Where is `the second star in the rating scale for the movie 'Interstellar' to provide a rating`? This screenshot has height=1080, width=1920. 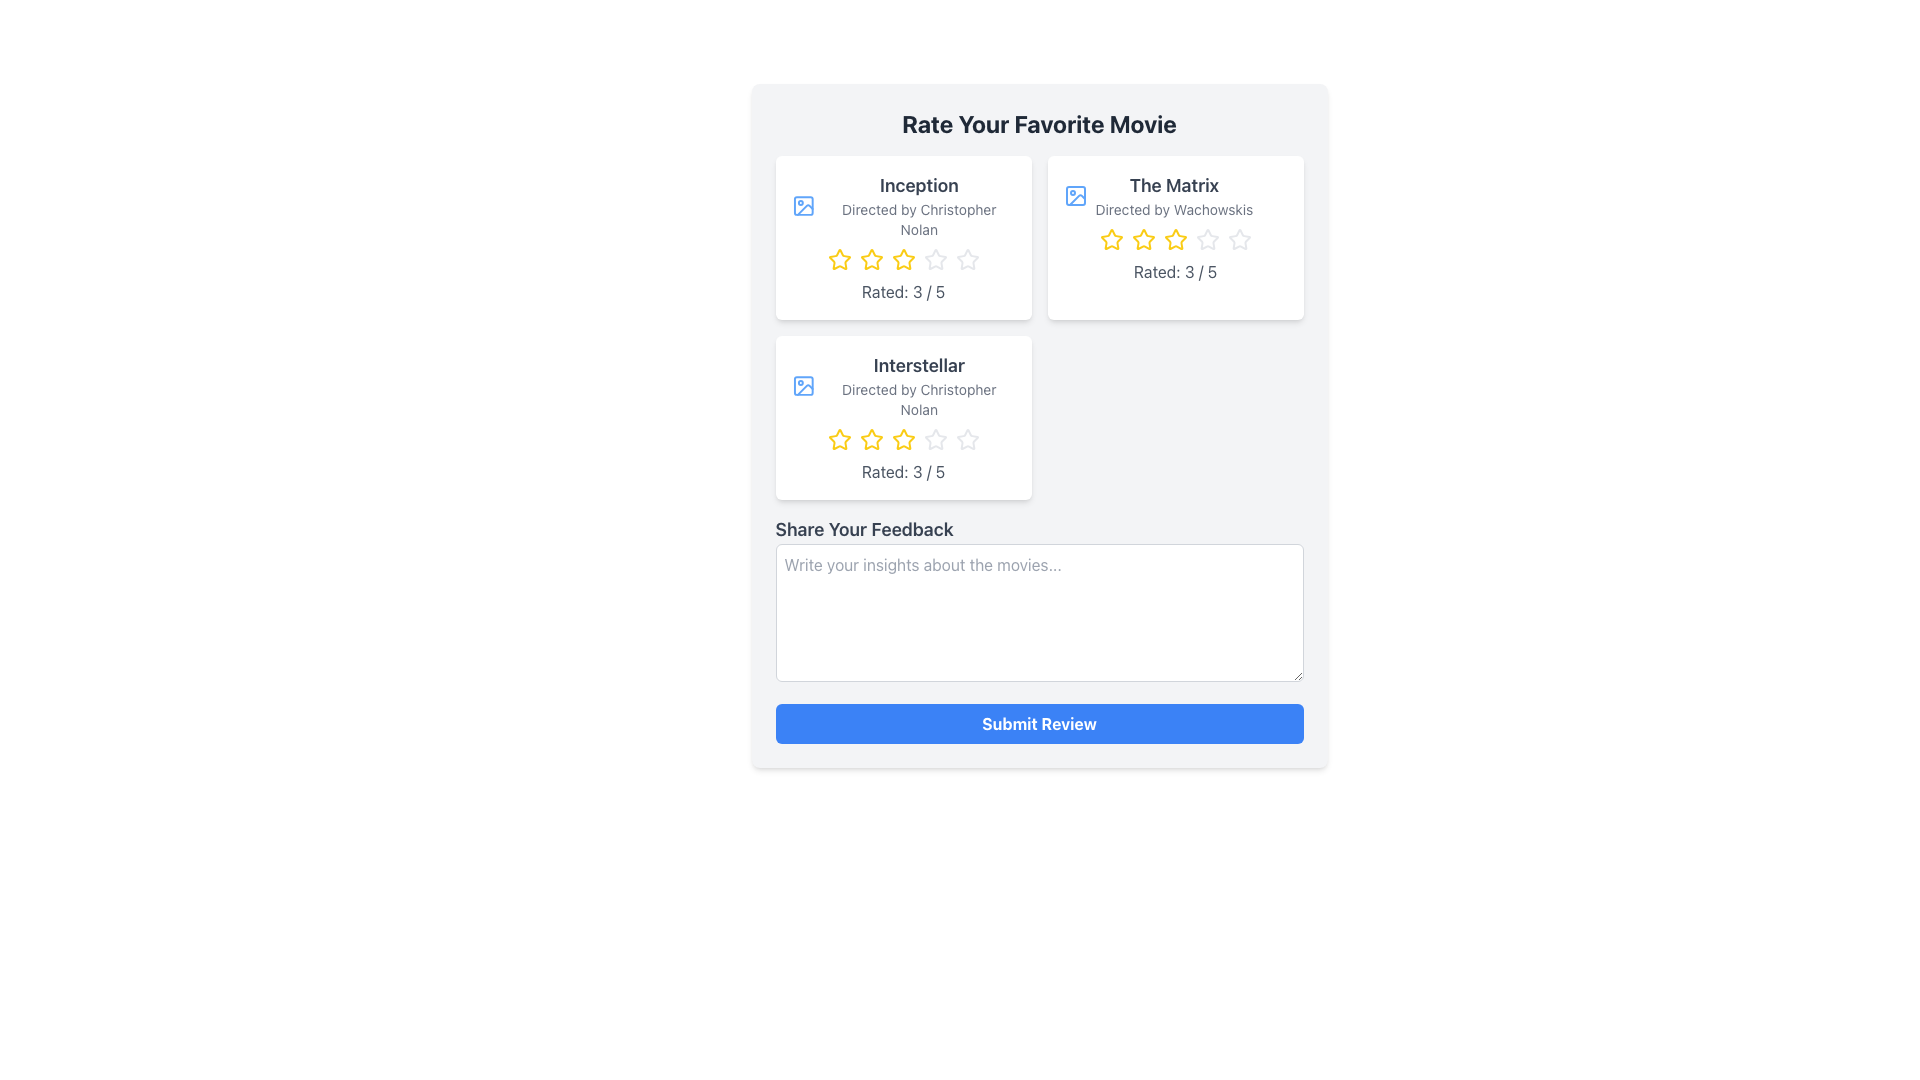 the second star in the rating scale for the movie 'Interstellar' to provide a rating is located at coordinates (871, 438).